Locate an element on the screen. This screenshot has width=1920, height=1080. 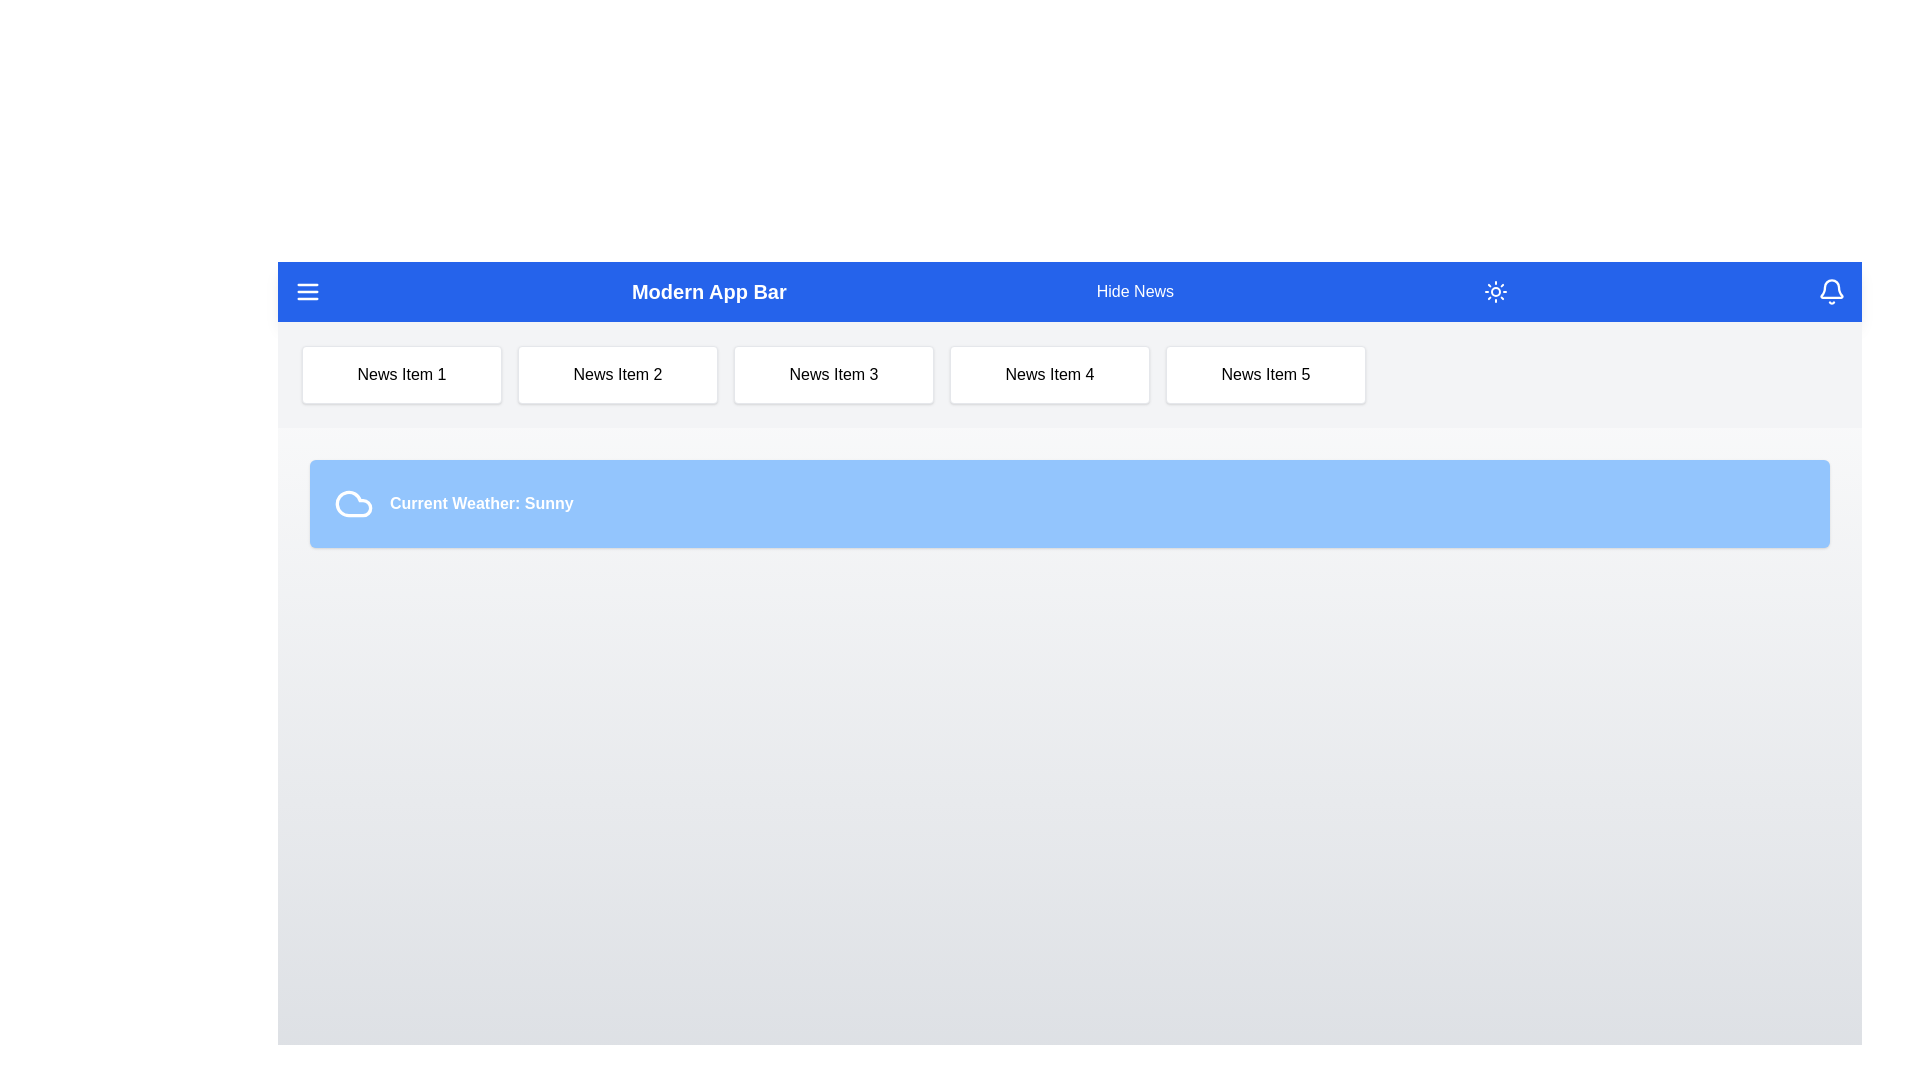
the menu icon to toggle the menu is located at coordinates (306, 292).